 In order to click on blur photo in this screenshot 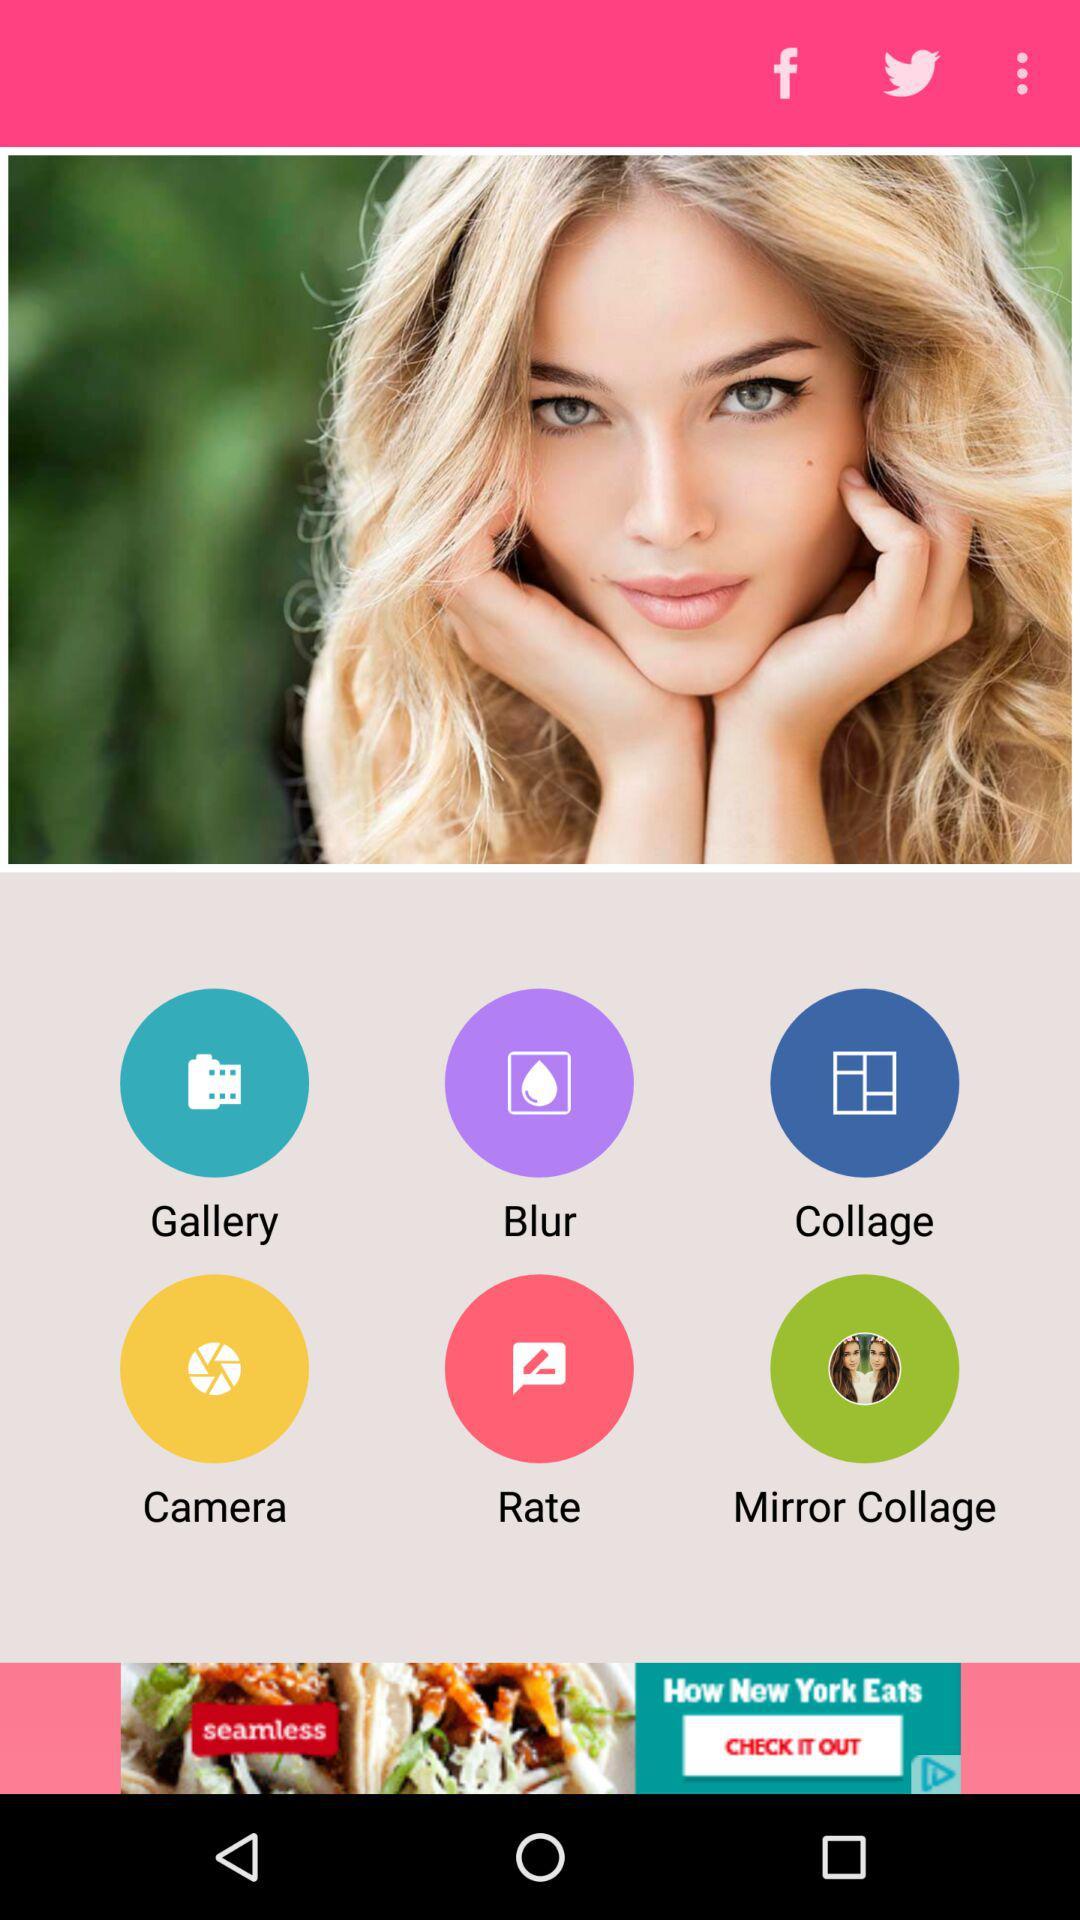, I will do `click(538, 1082)`.